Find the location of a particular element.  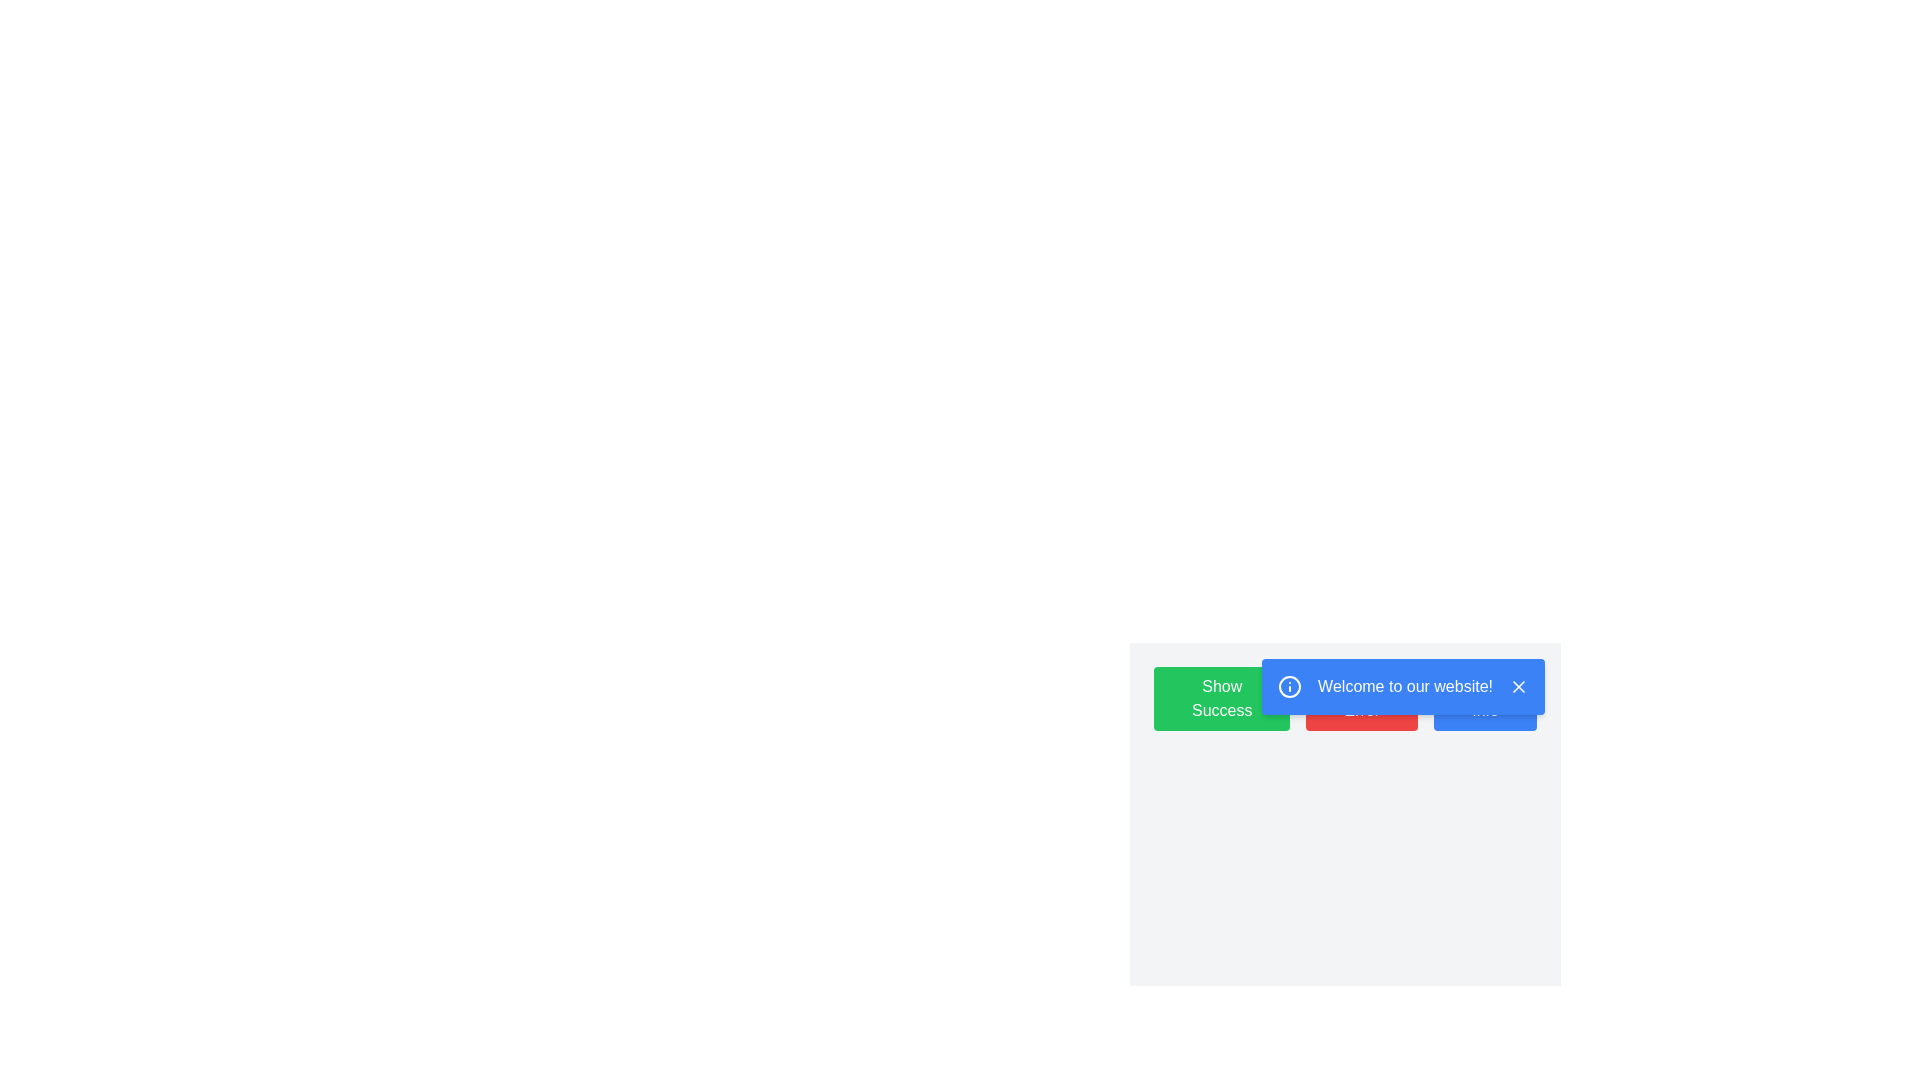

the success feedback button located on the left among three horizontally-aligned buttons is located at coordinates (1221, 697).